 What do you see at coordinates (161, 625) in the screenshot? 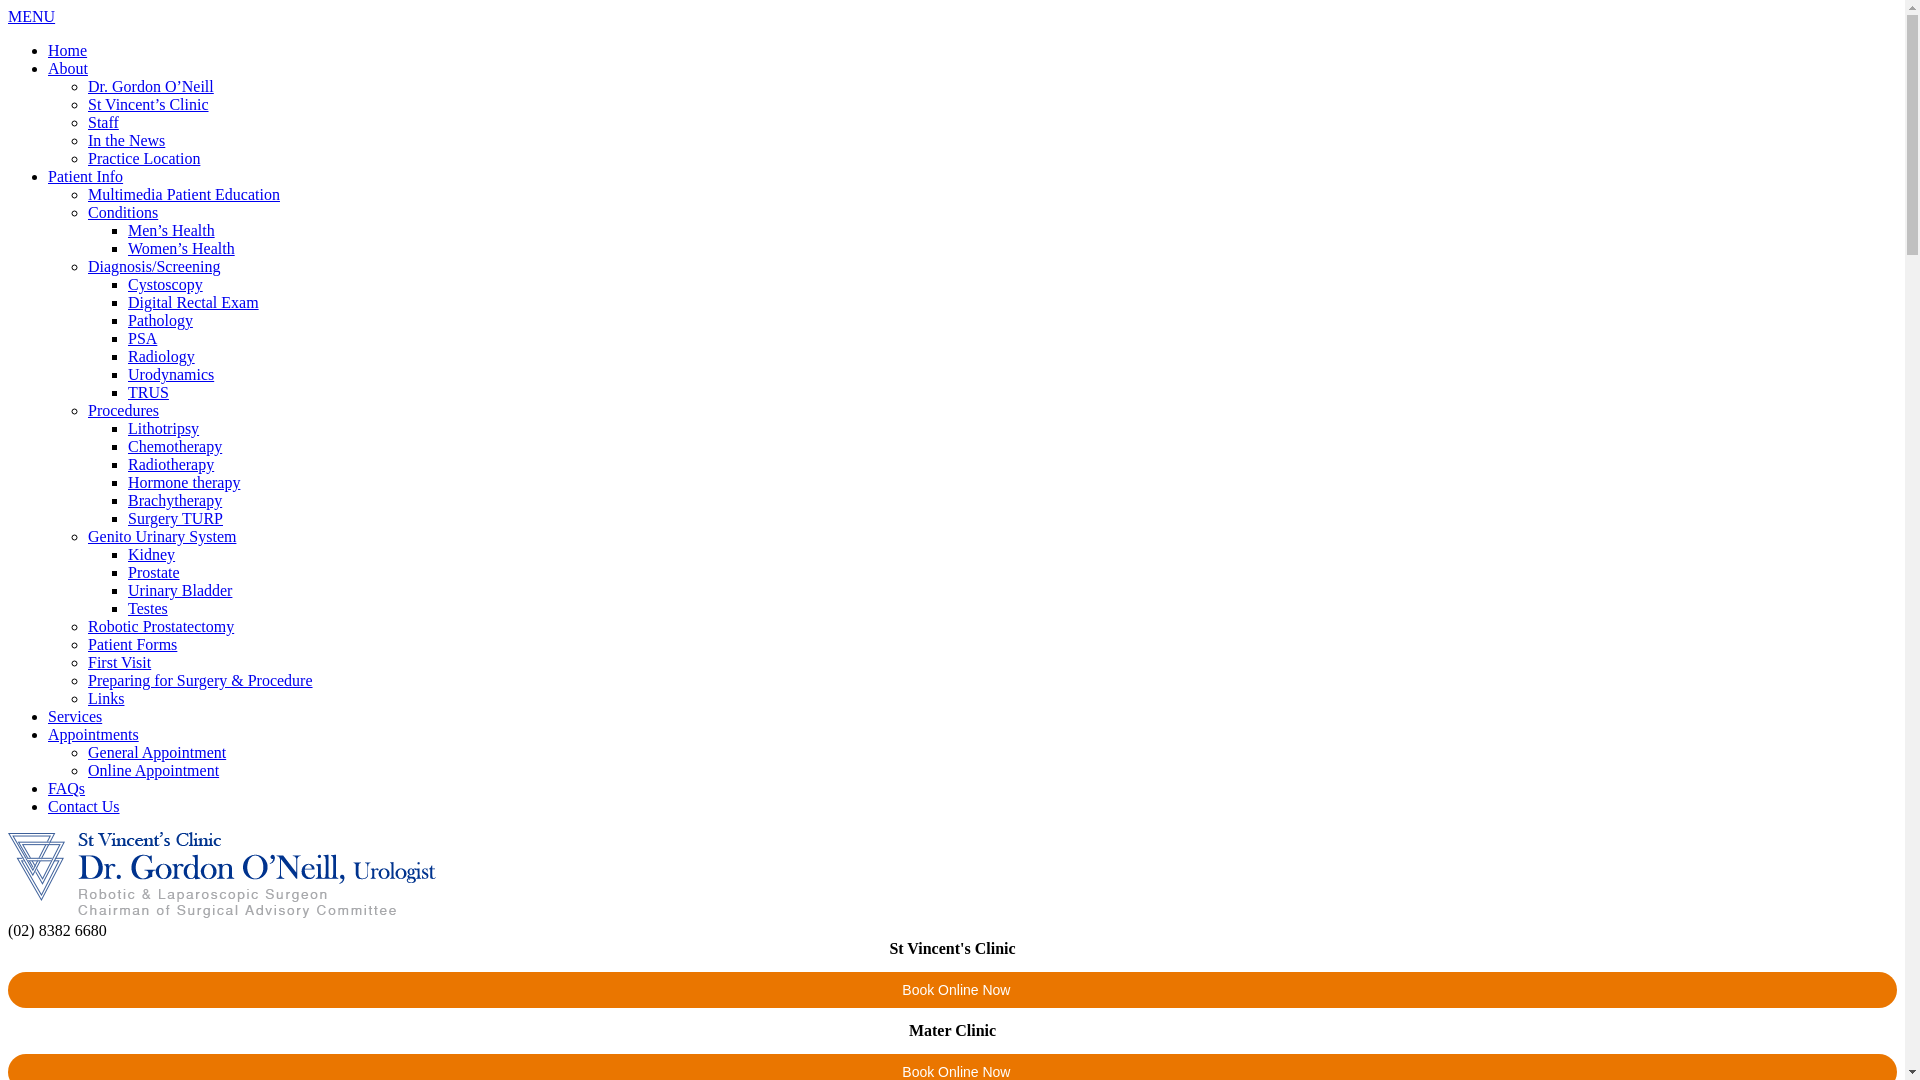
I see `'Robotic Prostatectomy'` at bounding box center [161, 625].